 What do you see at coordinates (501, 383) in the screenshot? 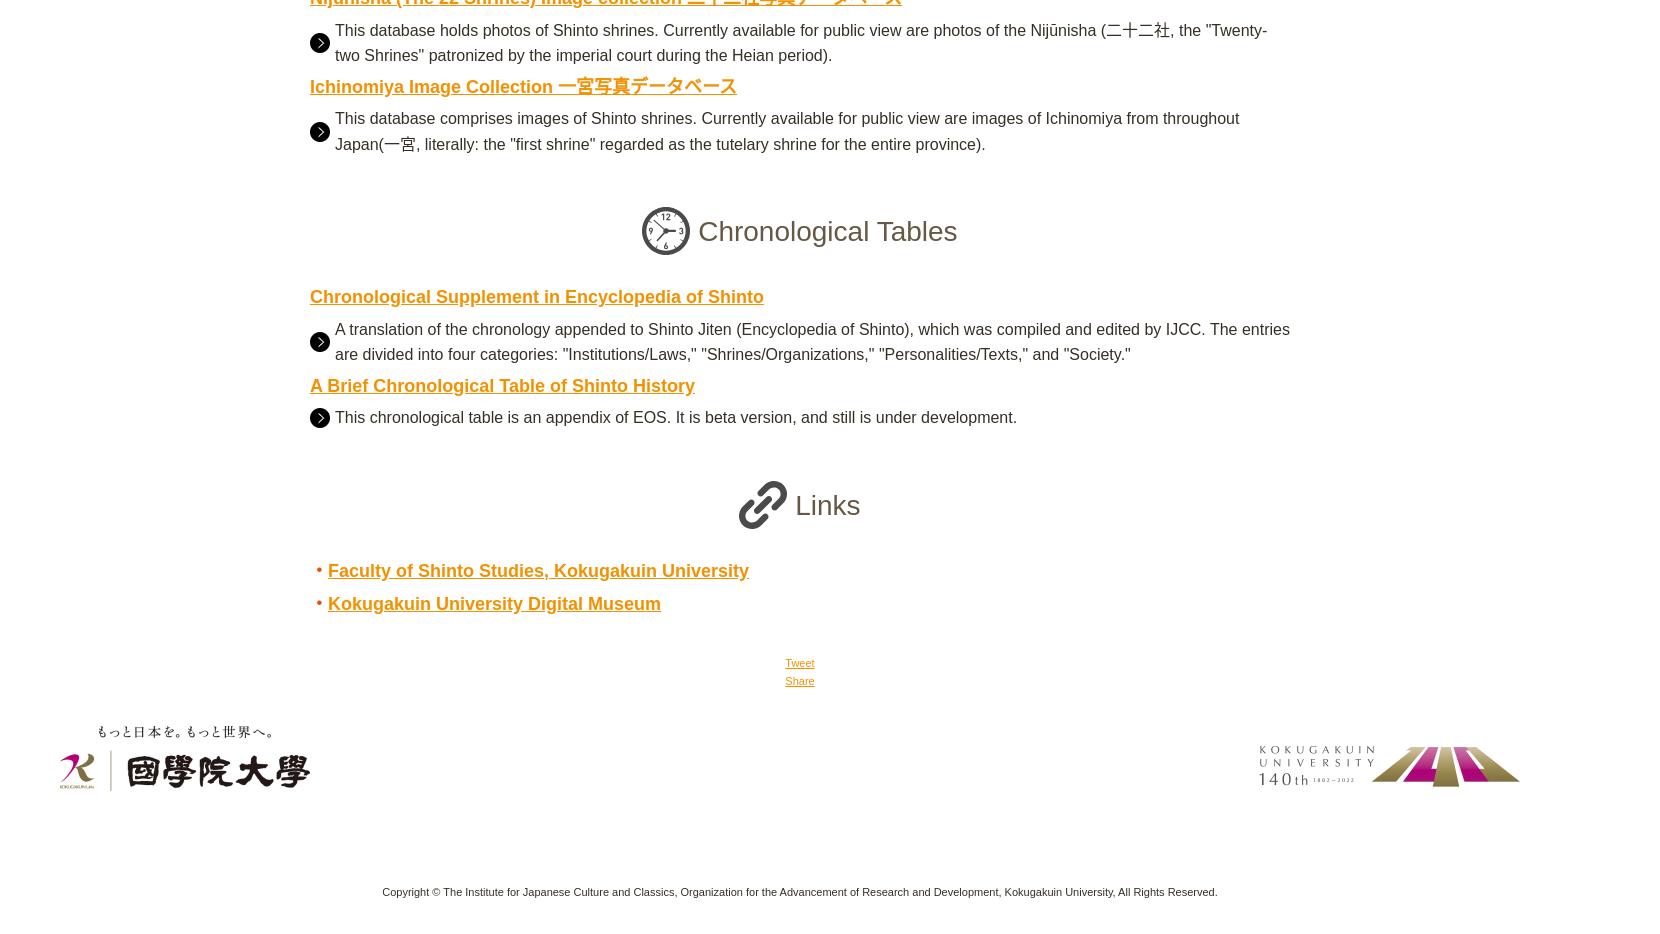
I see `'A Brief Chronological Table of Shinto History'` at bounding box center [501, 383].